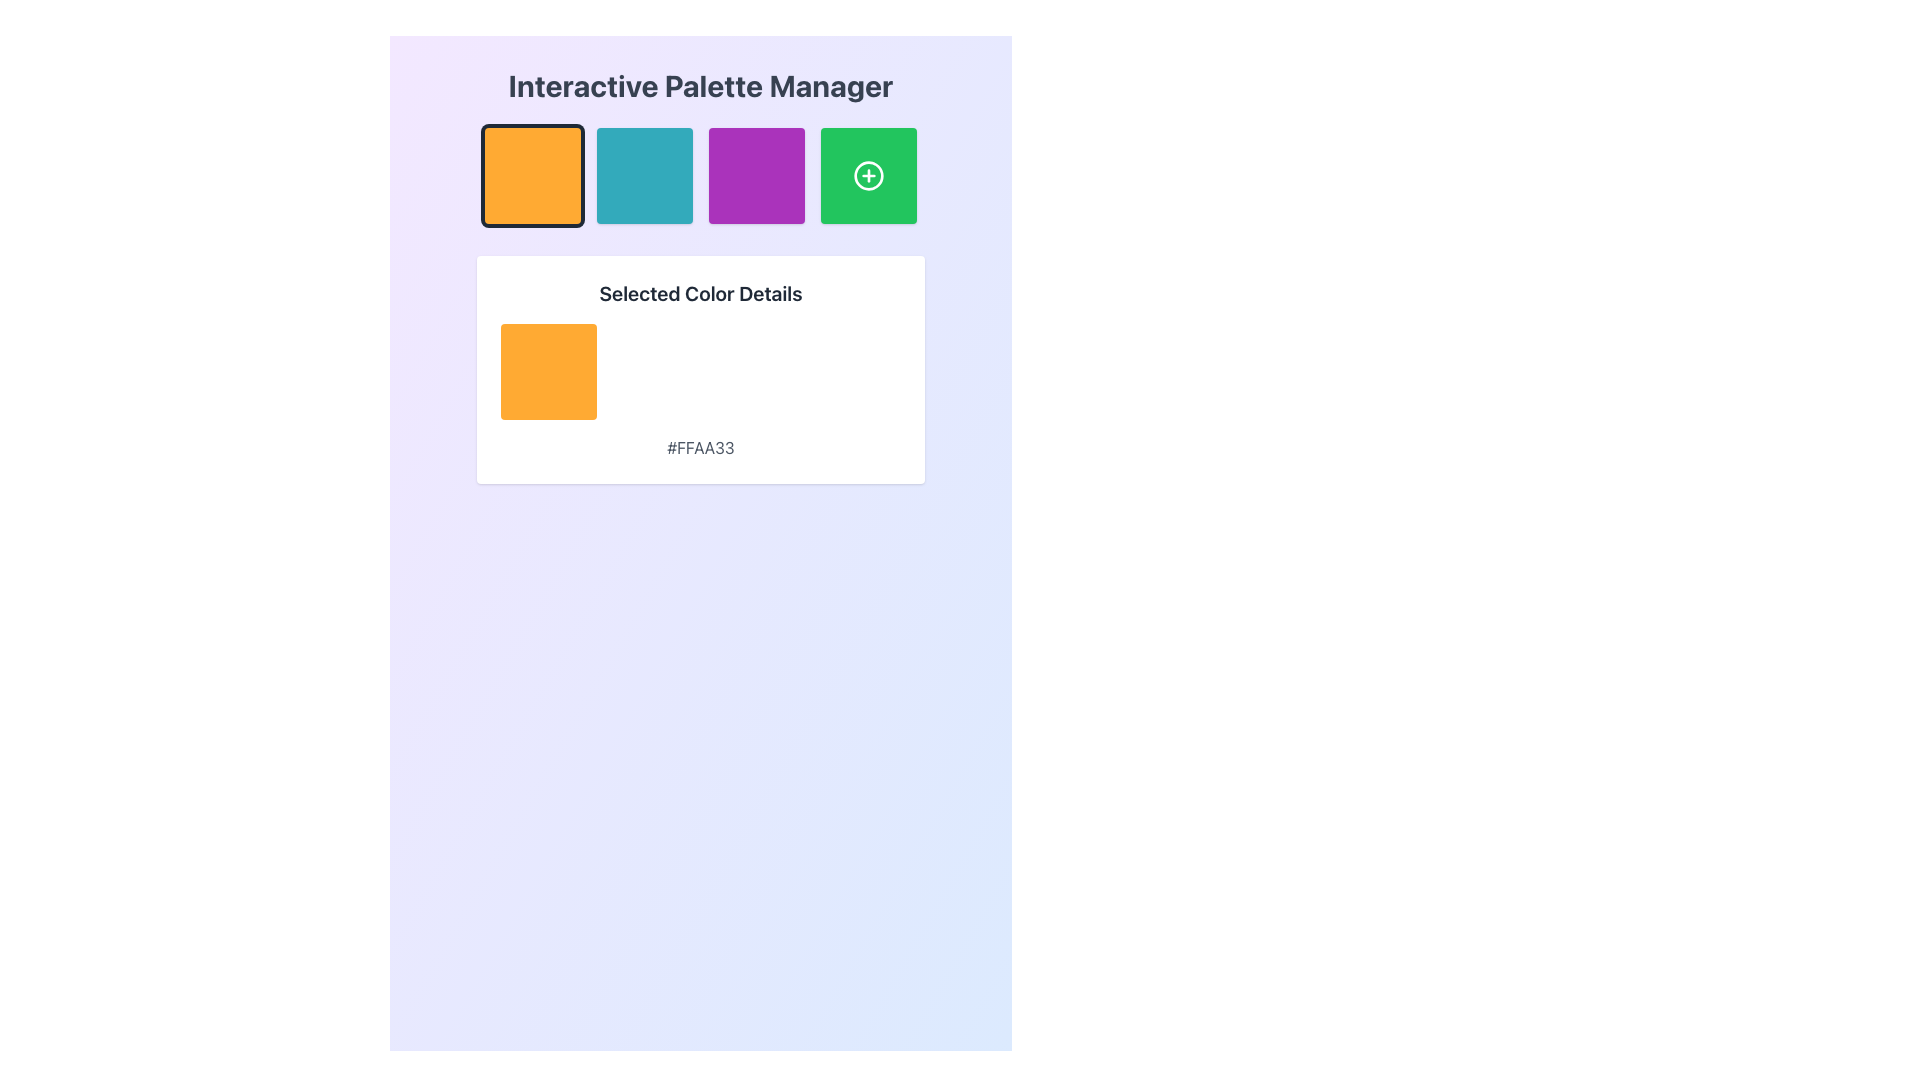  Describe the element at coordinates (700, 175) in the screenshot. I see `the second square item in the grid layout, which is filled with a teal shade` at that location.